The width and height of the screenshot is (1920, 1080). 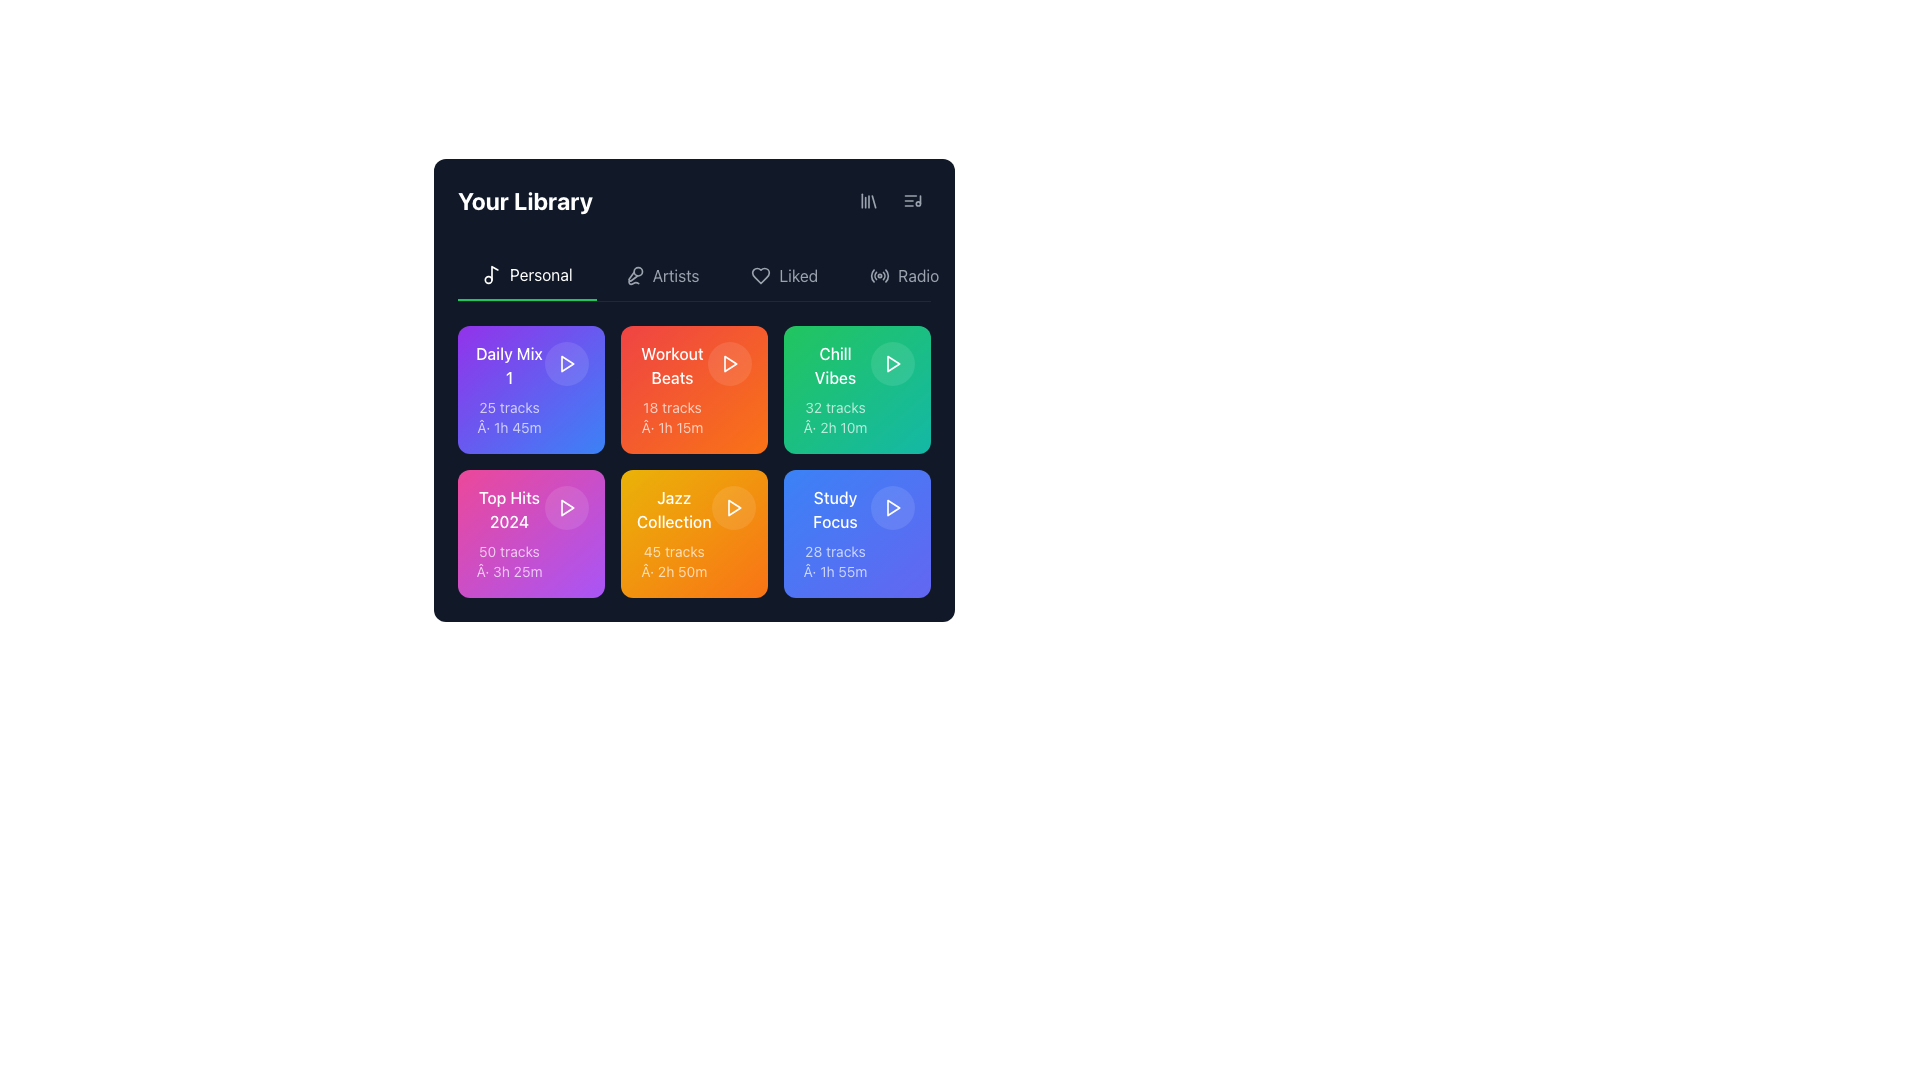 What do you see at coordinates (857, 389) in the screenshot?
I see `the 'Chill Vibes' playlist card located in the top-right corner of the grid layout to start playing the playlist` at bounding box center [857, 389].